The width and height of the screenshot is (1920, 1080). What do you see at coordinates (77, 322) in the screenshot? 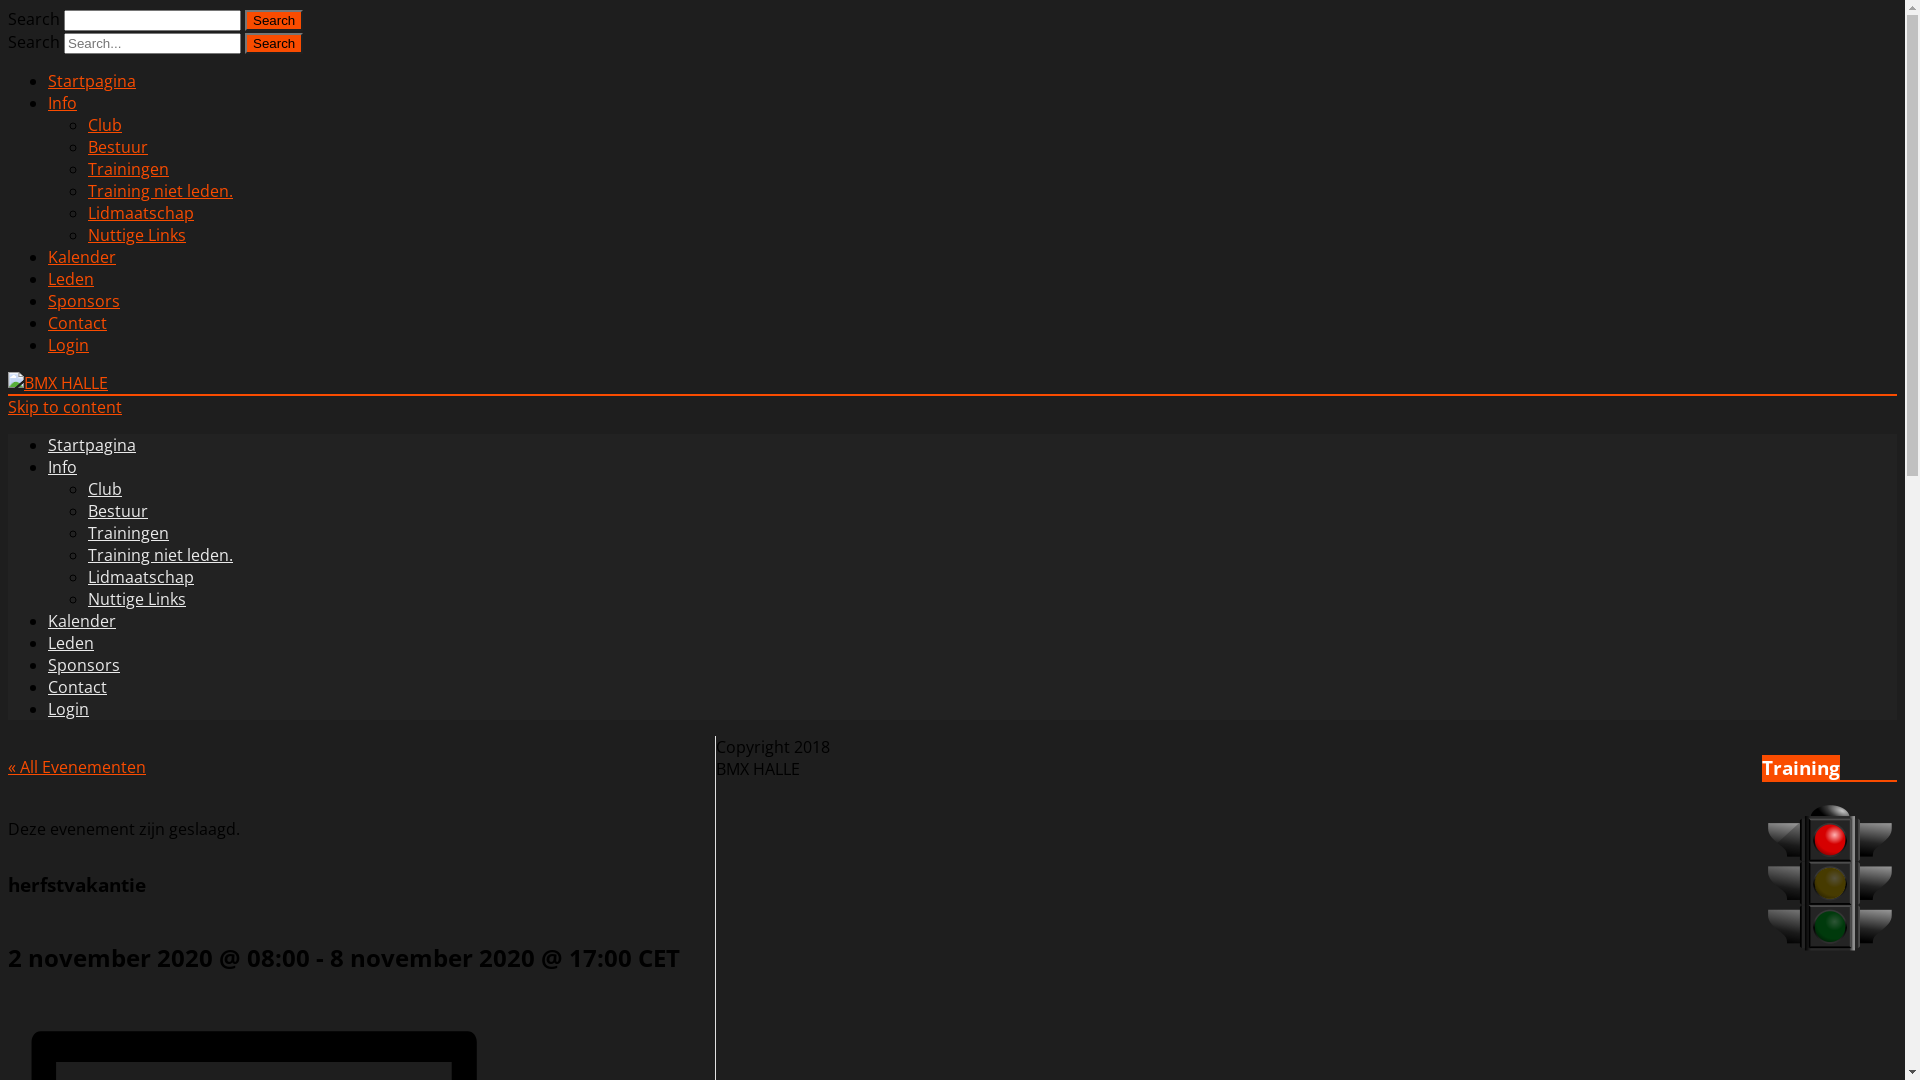
I see `'Contact'` at bounding box center [77, 322].